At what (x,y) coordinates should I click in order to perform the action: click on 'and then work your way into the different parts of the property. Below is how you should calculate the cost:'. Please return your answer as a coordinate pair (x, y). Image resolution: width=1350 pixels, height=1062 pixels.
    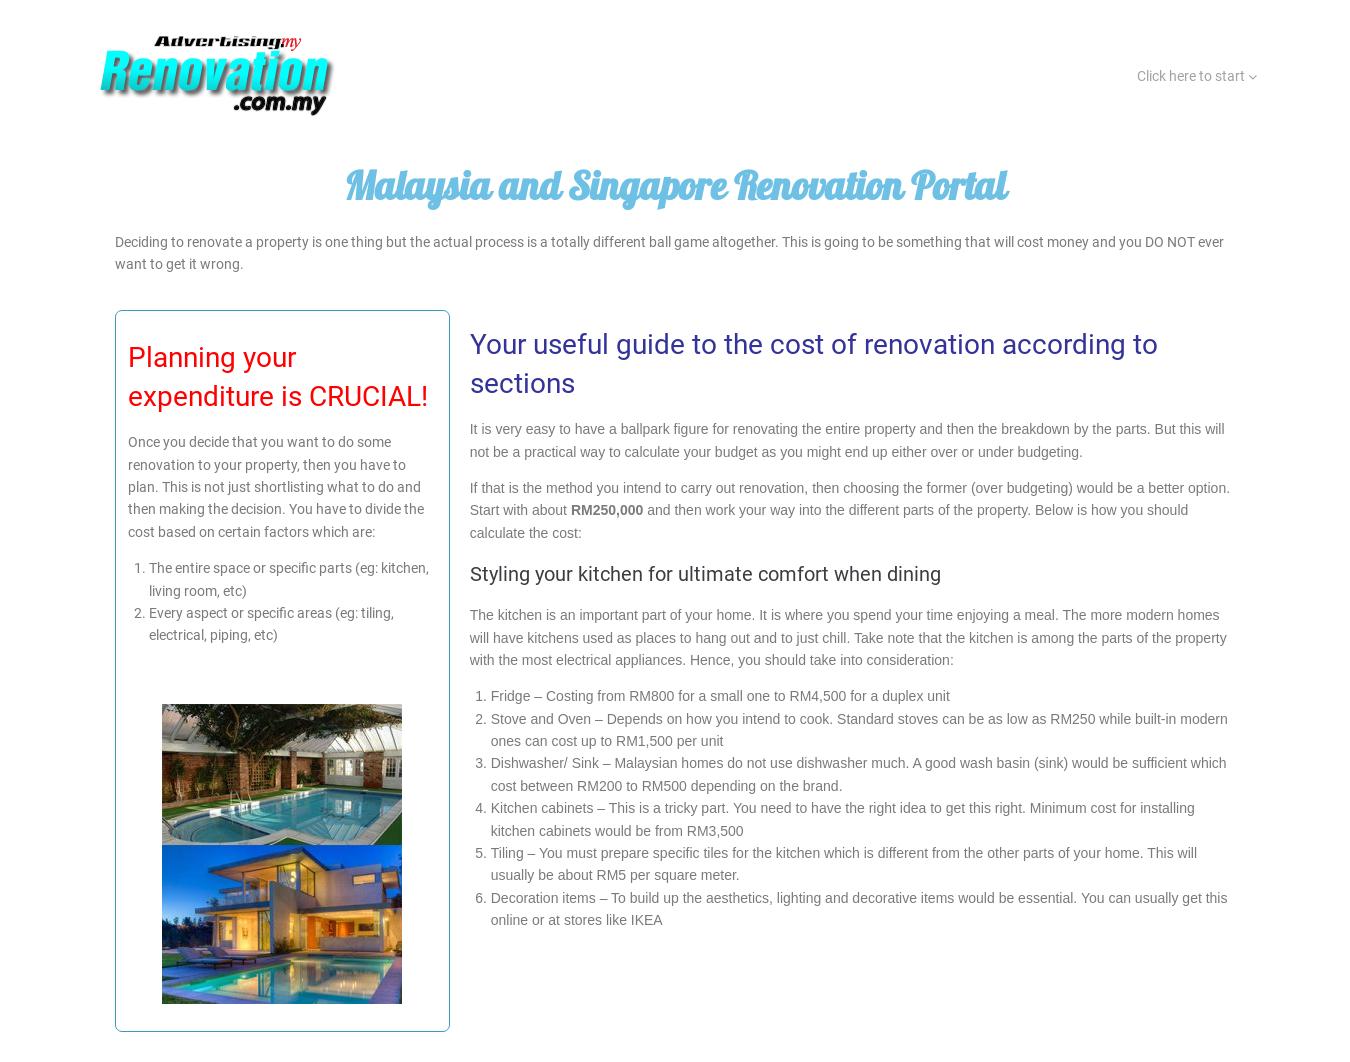
    Looking at the image, I should click on (467, 520).